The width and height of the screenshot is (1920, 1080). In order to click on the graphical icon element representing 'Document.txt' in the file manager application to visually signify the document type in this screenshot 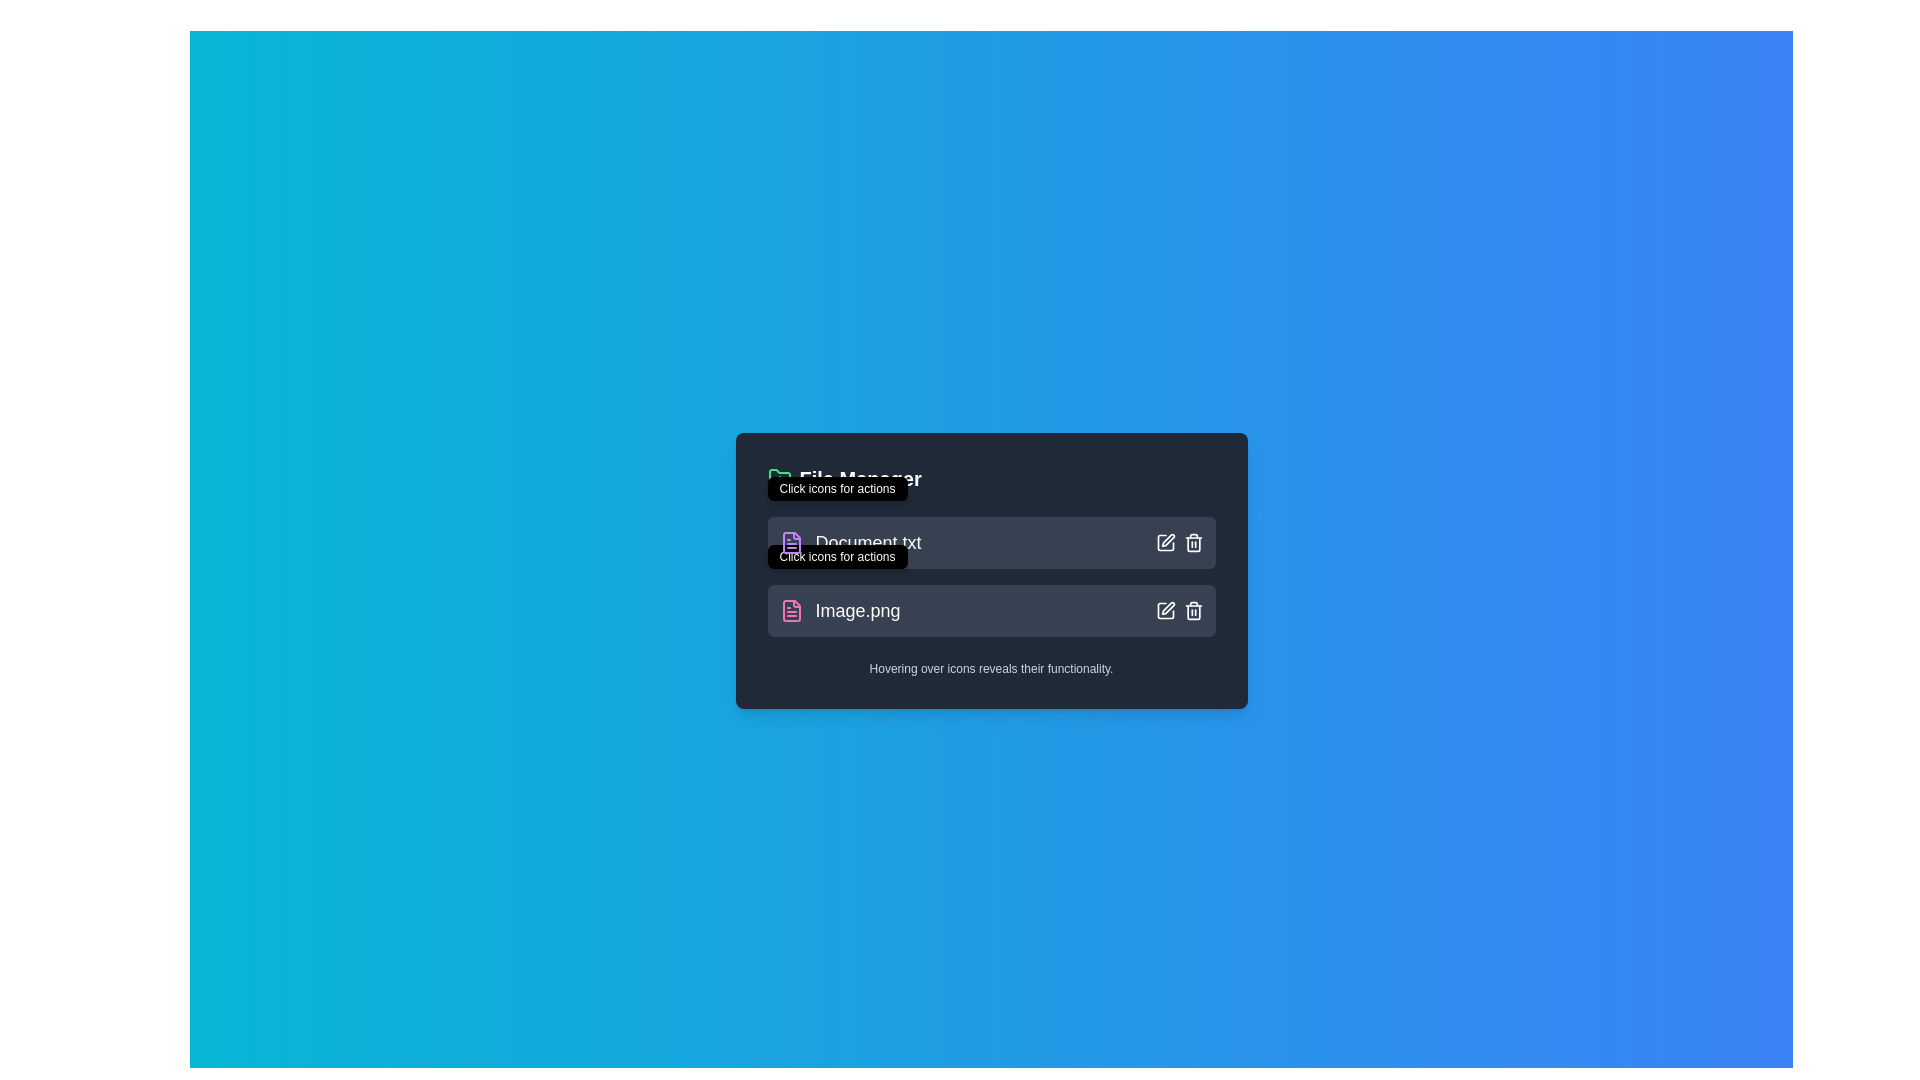, I will do `click(790, 543)`.